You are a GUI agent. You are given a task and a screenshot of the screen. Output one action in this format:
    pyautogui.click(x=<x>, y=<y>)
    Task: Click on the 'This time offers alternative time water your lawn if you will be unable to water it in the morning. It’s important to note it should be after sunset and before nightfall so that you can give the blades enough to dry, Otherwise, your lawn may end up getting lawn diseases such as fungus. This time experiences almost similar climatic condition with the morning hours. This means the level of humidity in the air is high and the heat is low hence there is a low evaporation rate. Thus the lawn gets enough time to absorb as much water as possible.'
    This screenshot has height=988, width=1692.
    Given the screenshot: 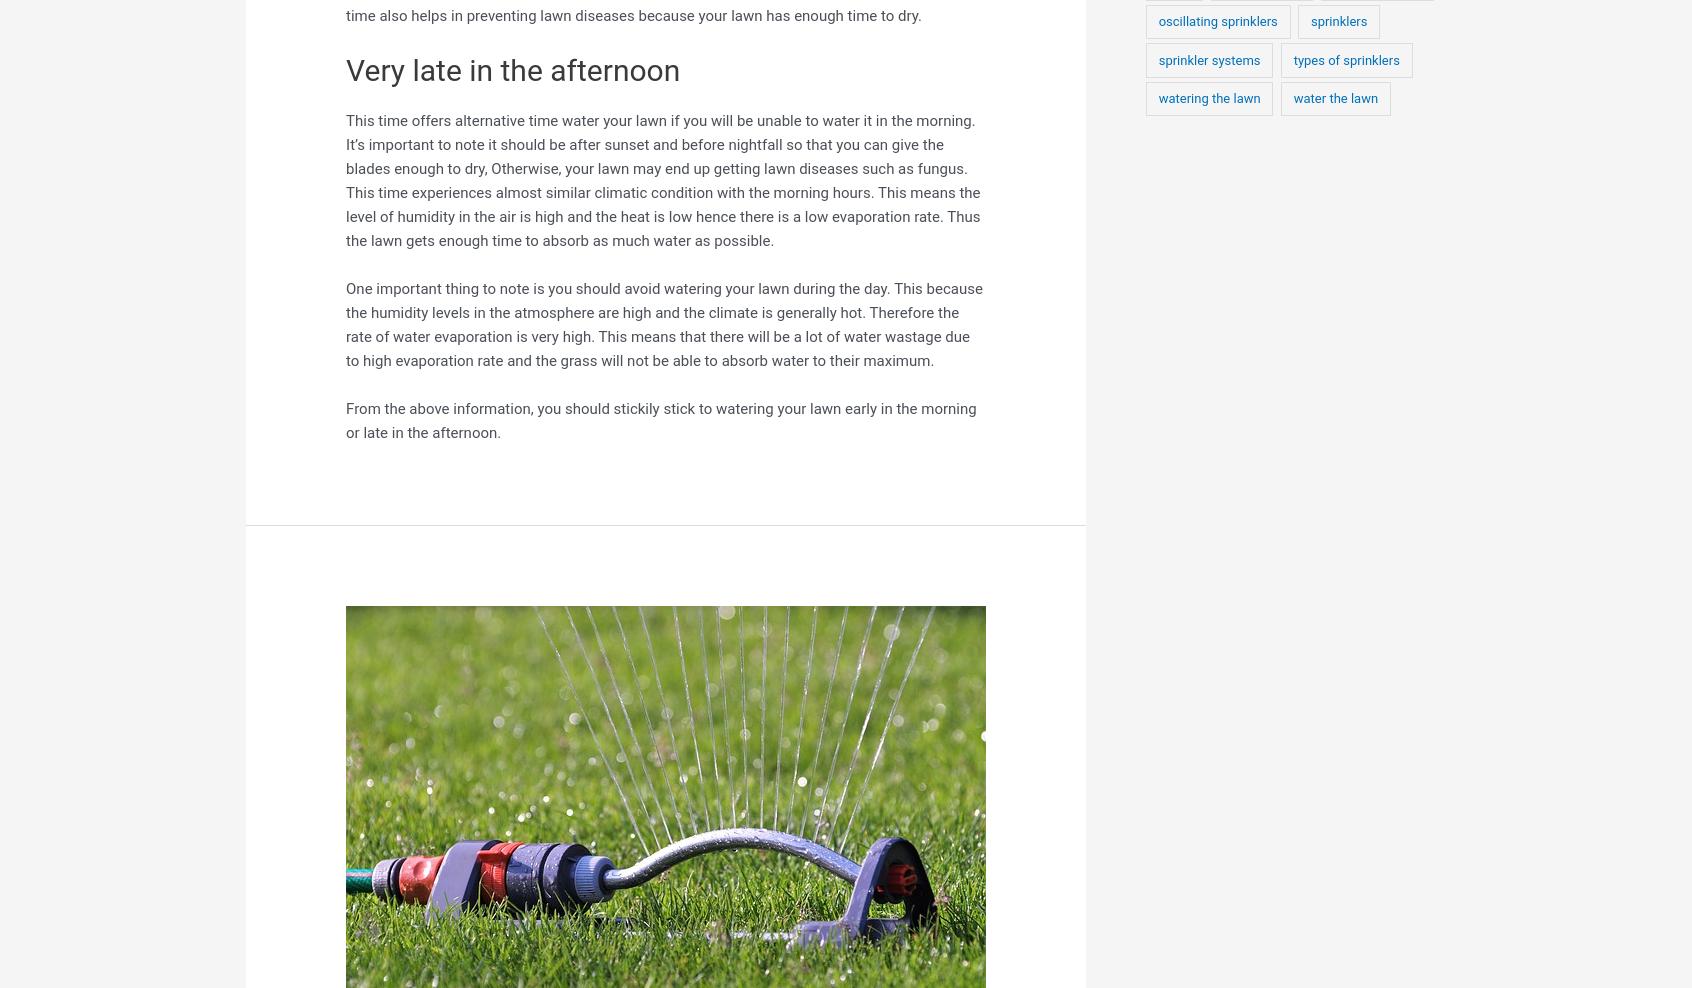 What is the action you would take?
    pyautogui.click(x=662, y=180)
    